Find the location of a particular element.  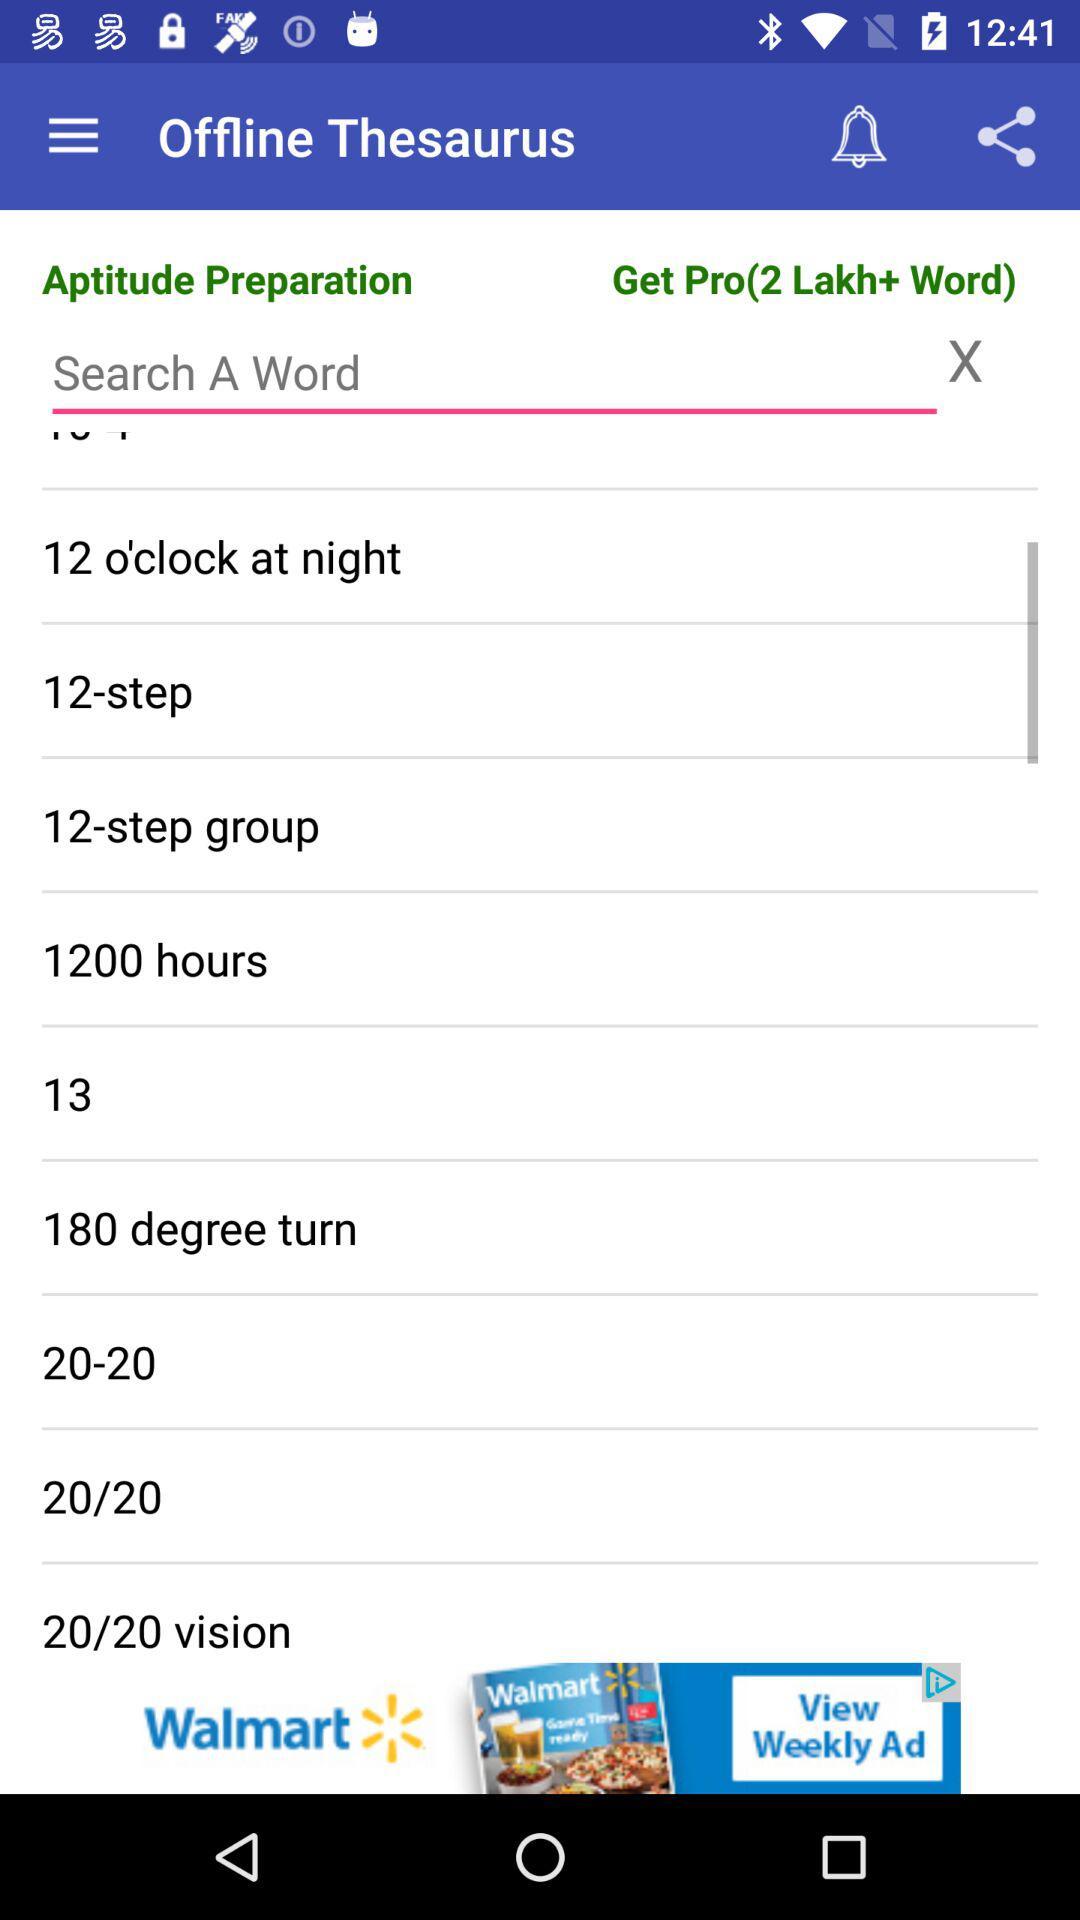

search box is located at coordinates (494, 372).